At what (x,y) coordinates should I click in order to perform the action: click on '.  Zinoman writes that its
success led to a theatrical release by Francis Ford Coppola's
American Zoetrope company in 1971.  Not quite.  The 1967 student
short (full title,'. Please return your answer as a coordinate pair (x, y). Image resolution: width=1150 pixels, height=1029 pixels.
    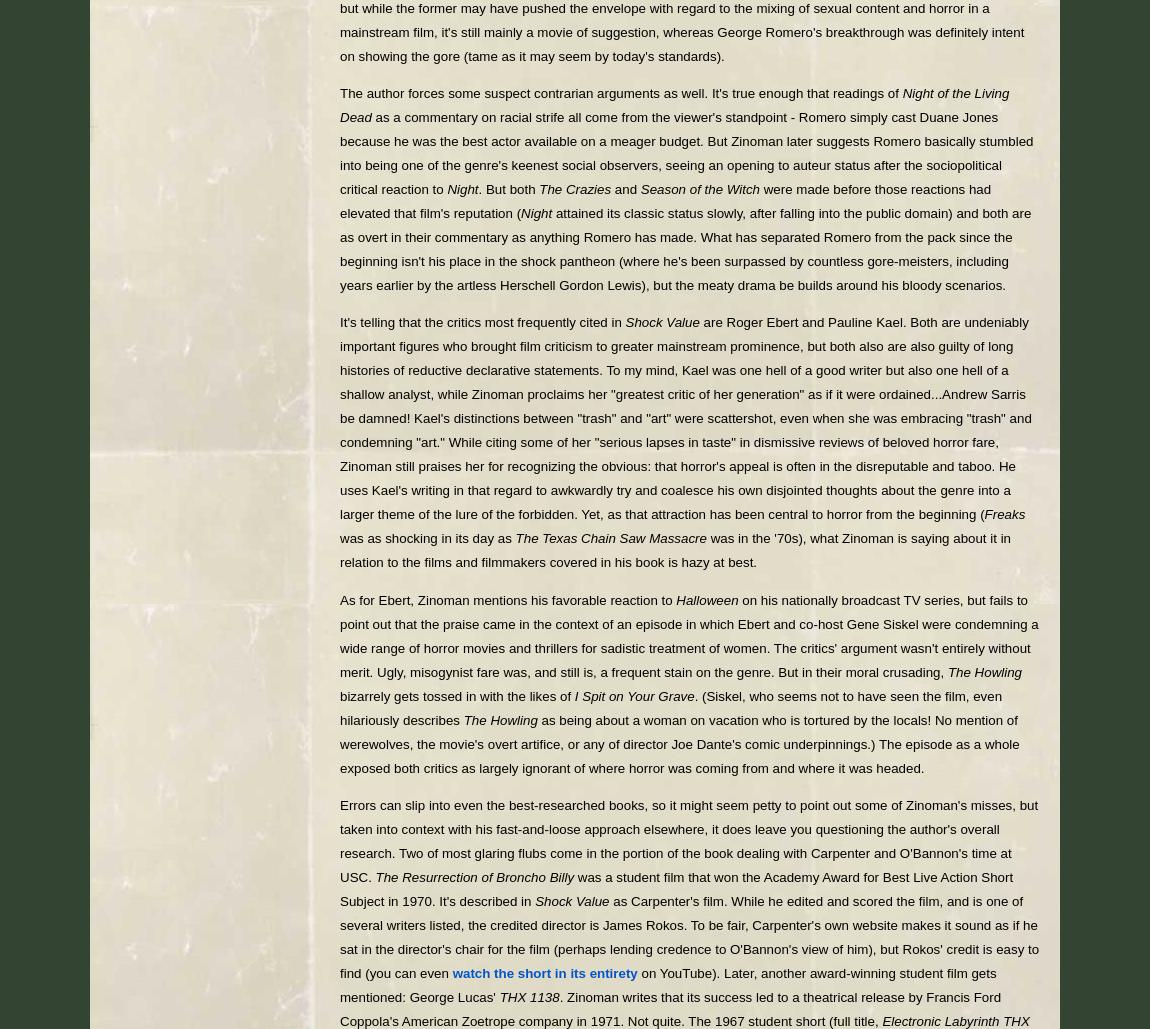
    Looking at the image, I should click on (669, 1008).